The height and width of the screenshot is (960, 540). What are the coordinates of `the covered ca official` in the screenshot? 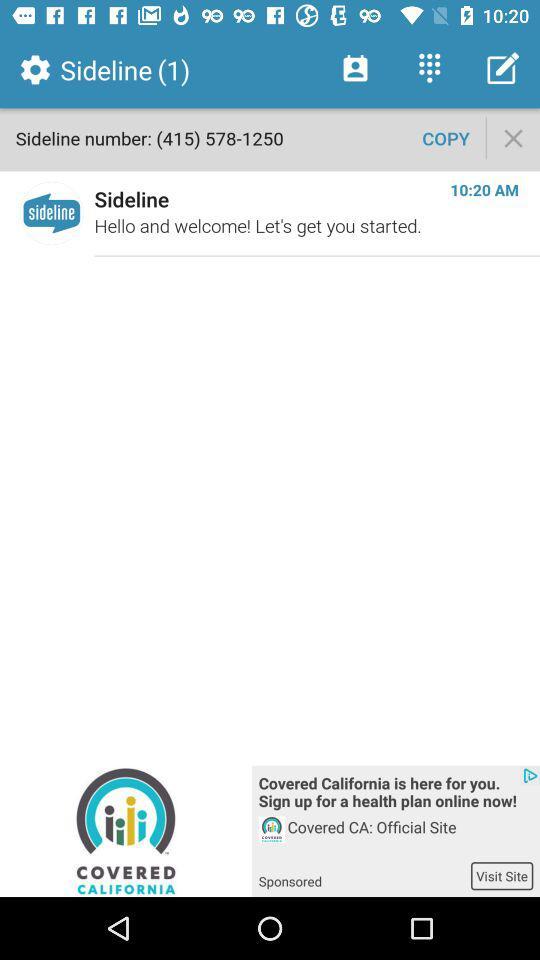 It's located at (409, 838).